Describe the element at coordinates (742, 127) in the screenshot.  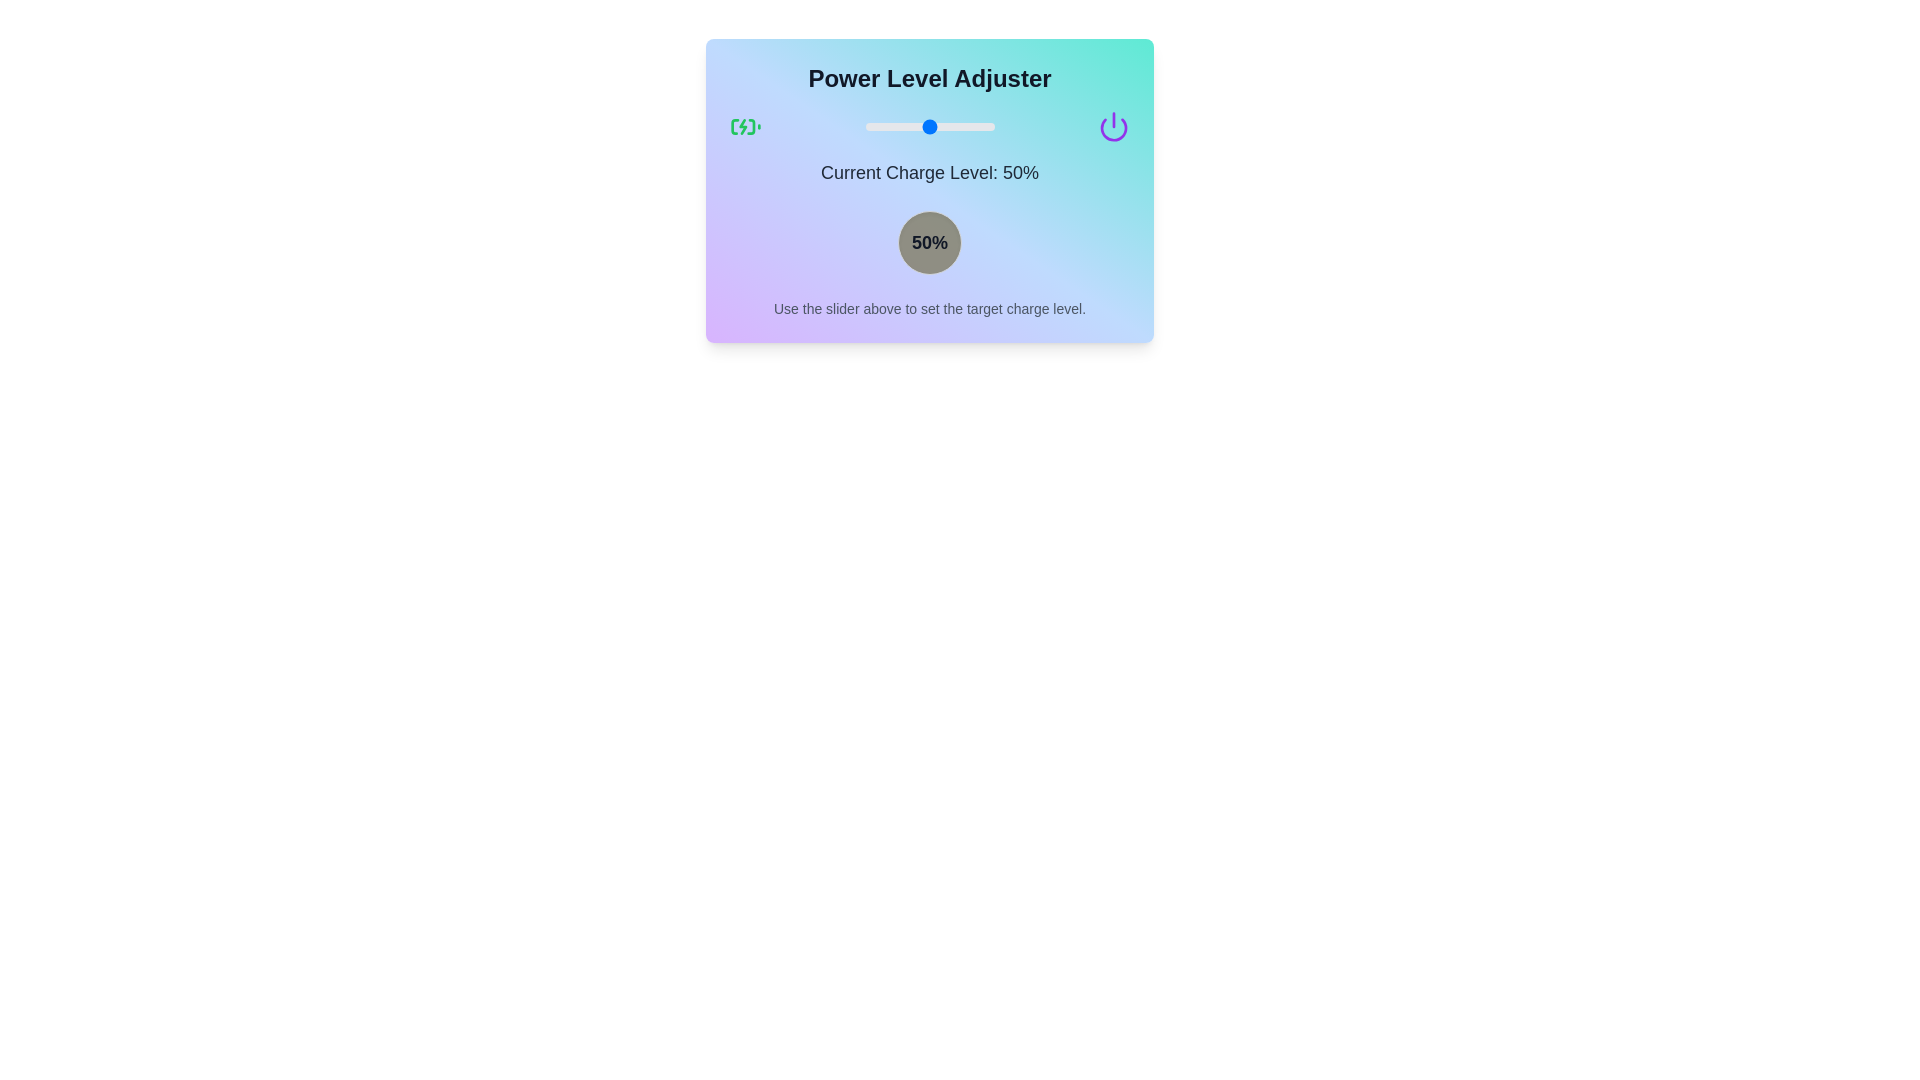
I see `the lightning bolt icon that is part of the battery charging icon, styled in green and centrally positioned within the battery outline` at that location.